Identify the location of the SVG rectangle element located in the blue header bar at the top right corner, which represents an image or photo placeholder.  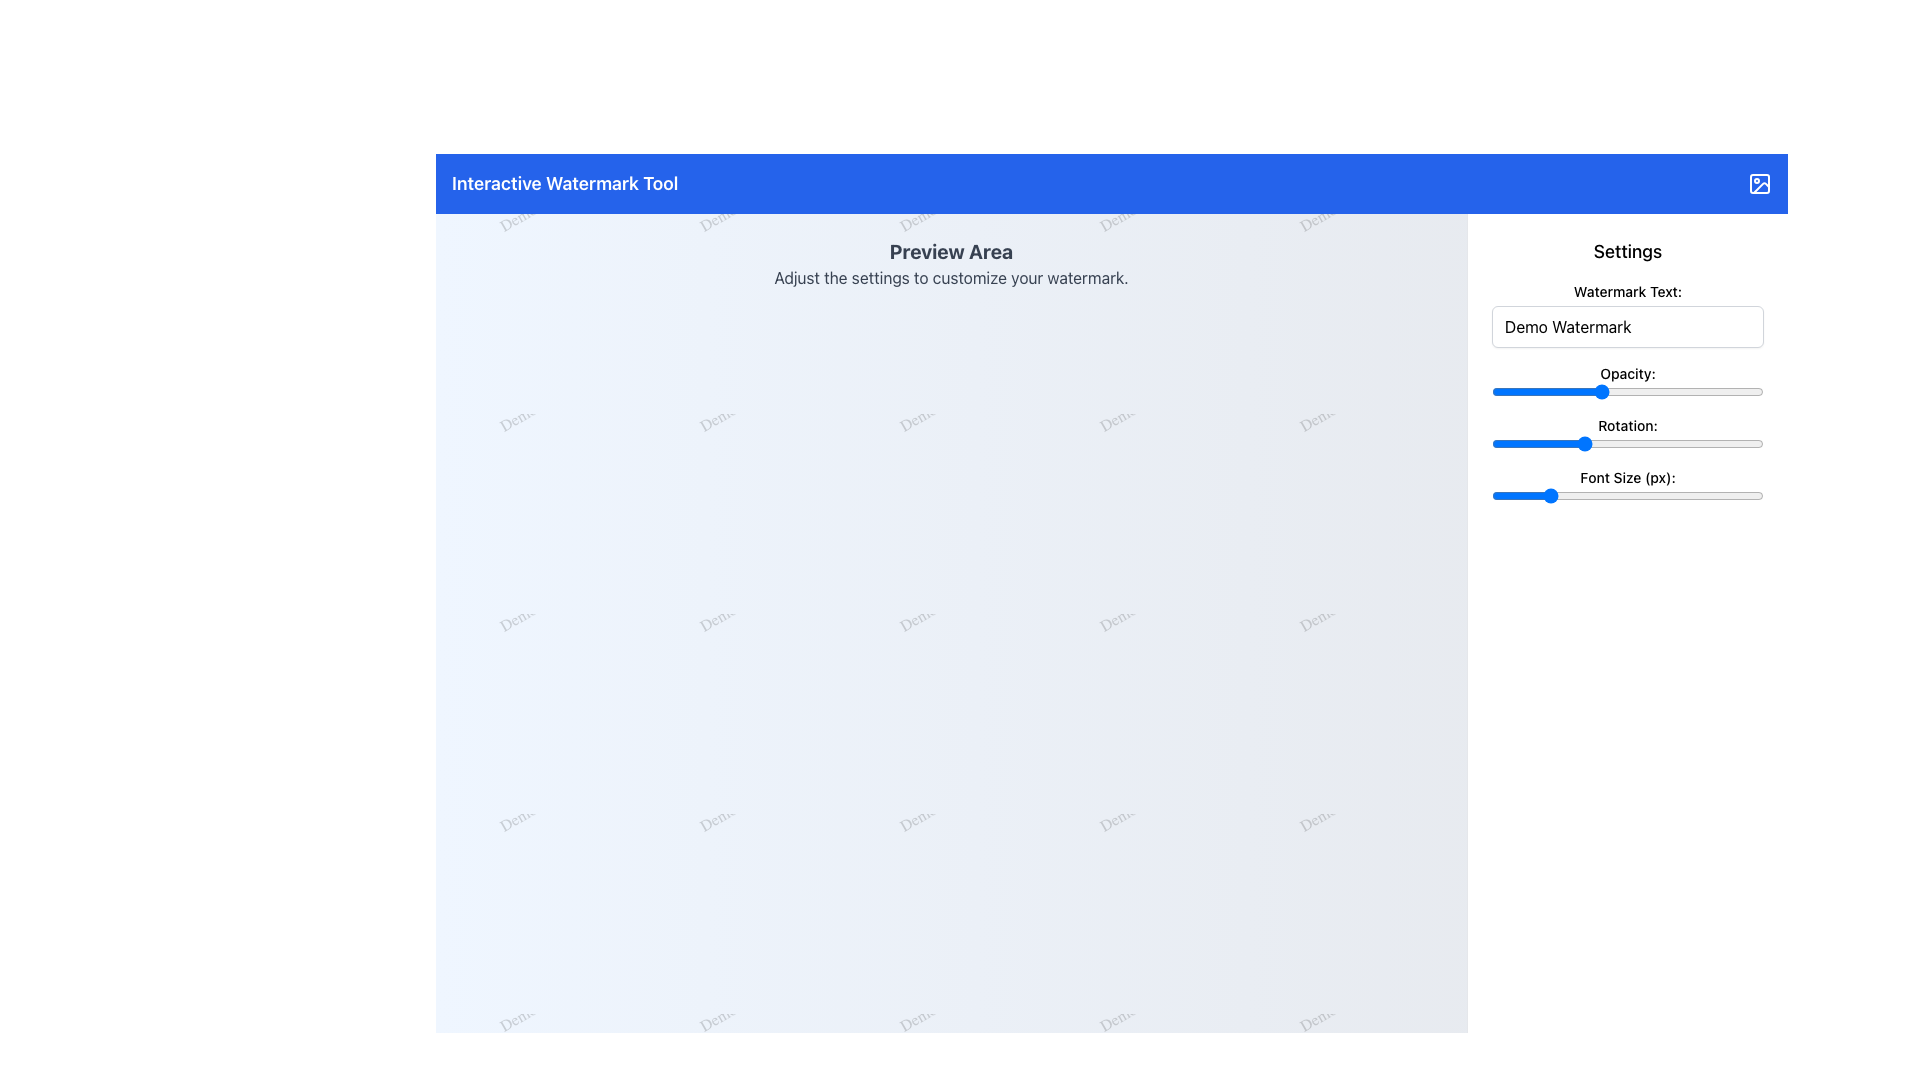
(1760, 184).